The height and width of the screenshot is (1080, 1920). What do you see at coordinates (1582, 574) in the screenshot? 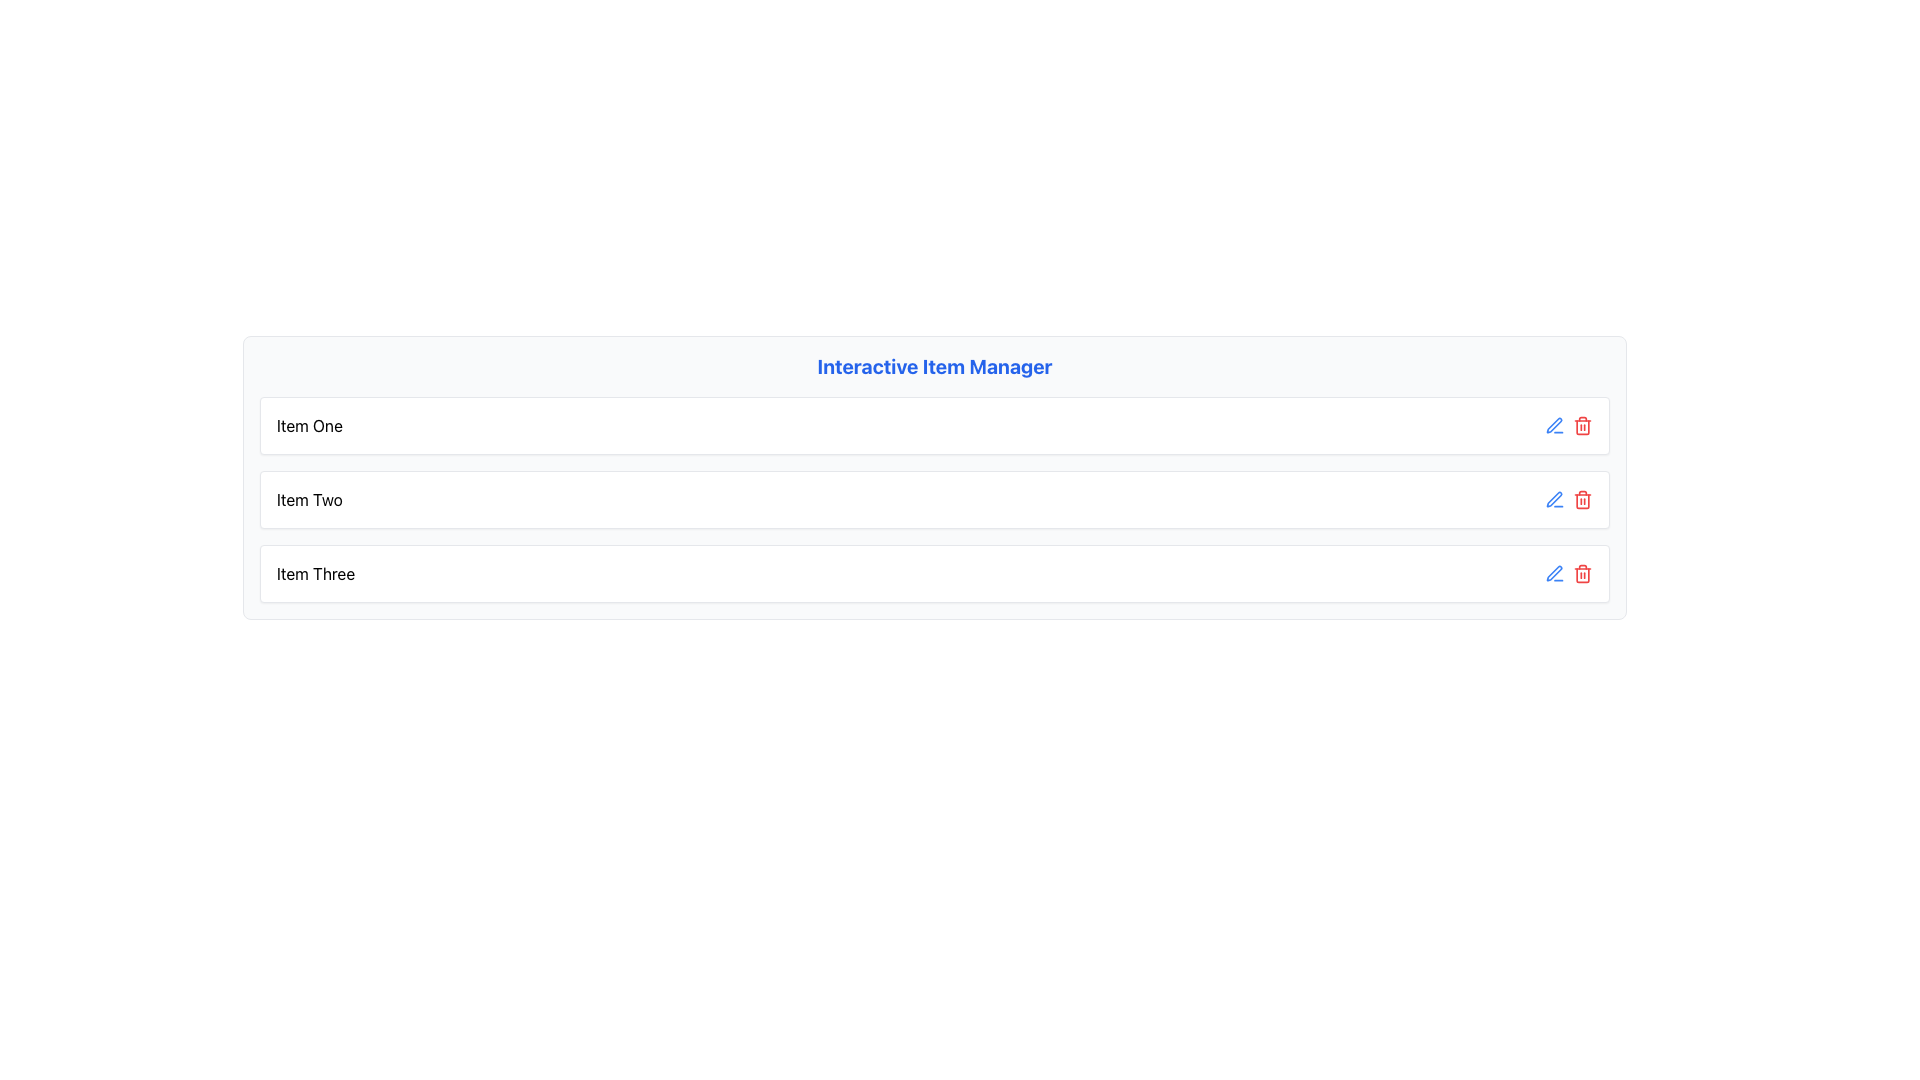
I see `the visual state of the Decorative component within the trash can icon located in the third list item on the interface, aligned to the far right` at bounding box center [1582, 574].